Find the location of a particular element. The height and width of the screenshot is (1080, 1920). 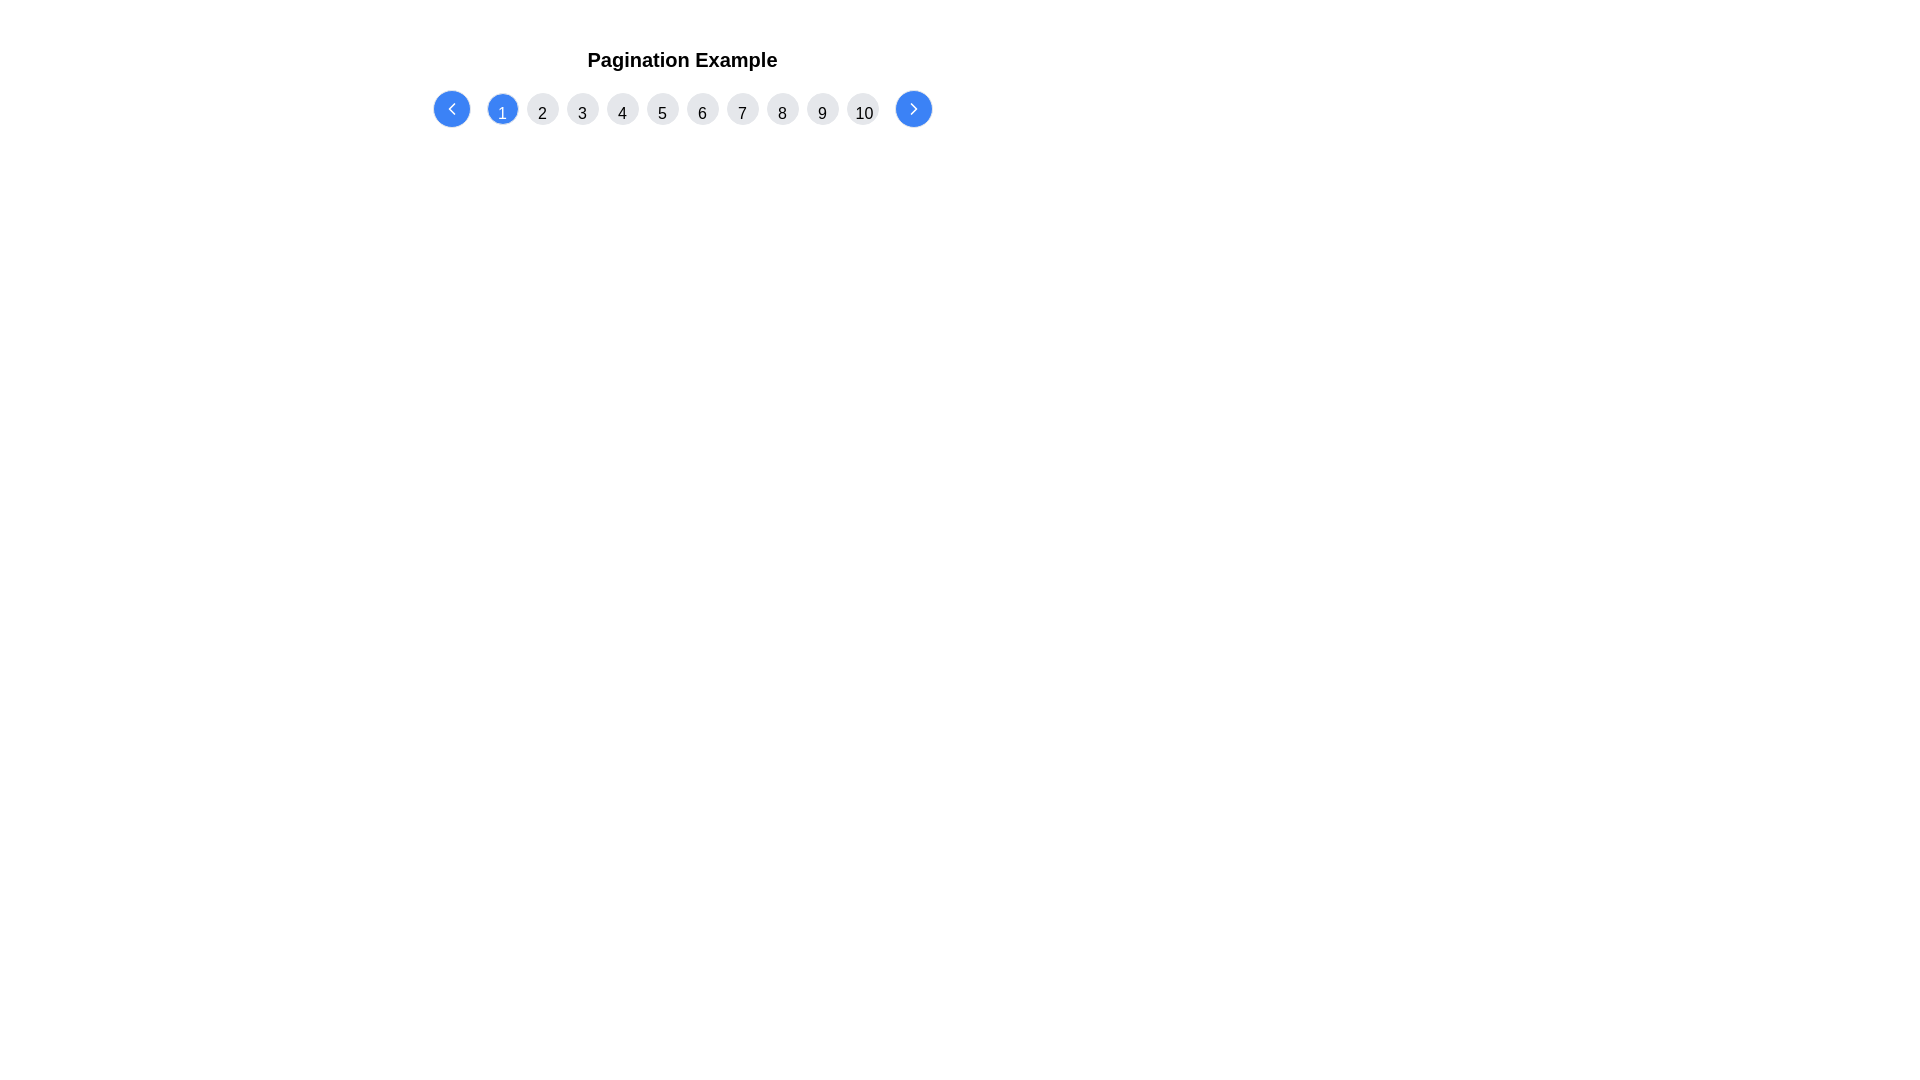

the seventh pagination button is located at coordinates (741, 108).